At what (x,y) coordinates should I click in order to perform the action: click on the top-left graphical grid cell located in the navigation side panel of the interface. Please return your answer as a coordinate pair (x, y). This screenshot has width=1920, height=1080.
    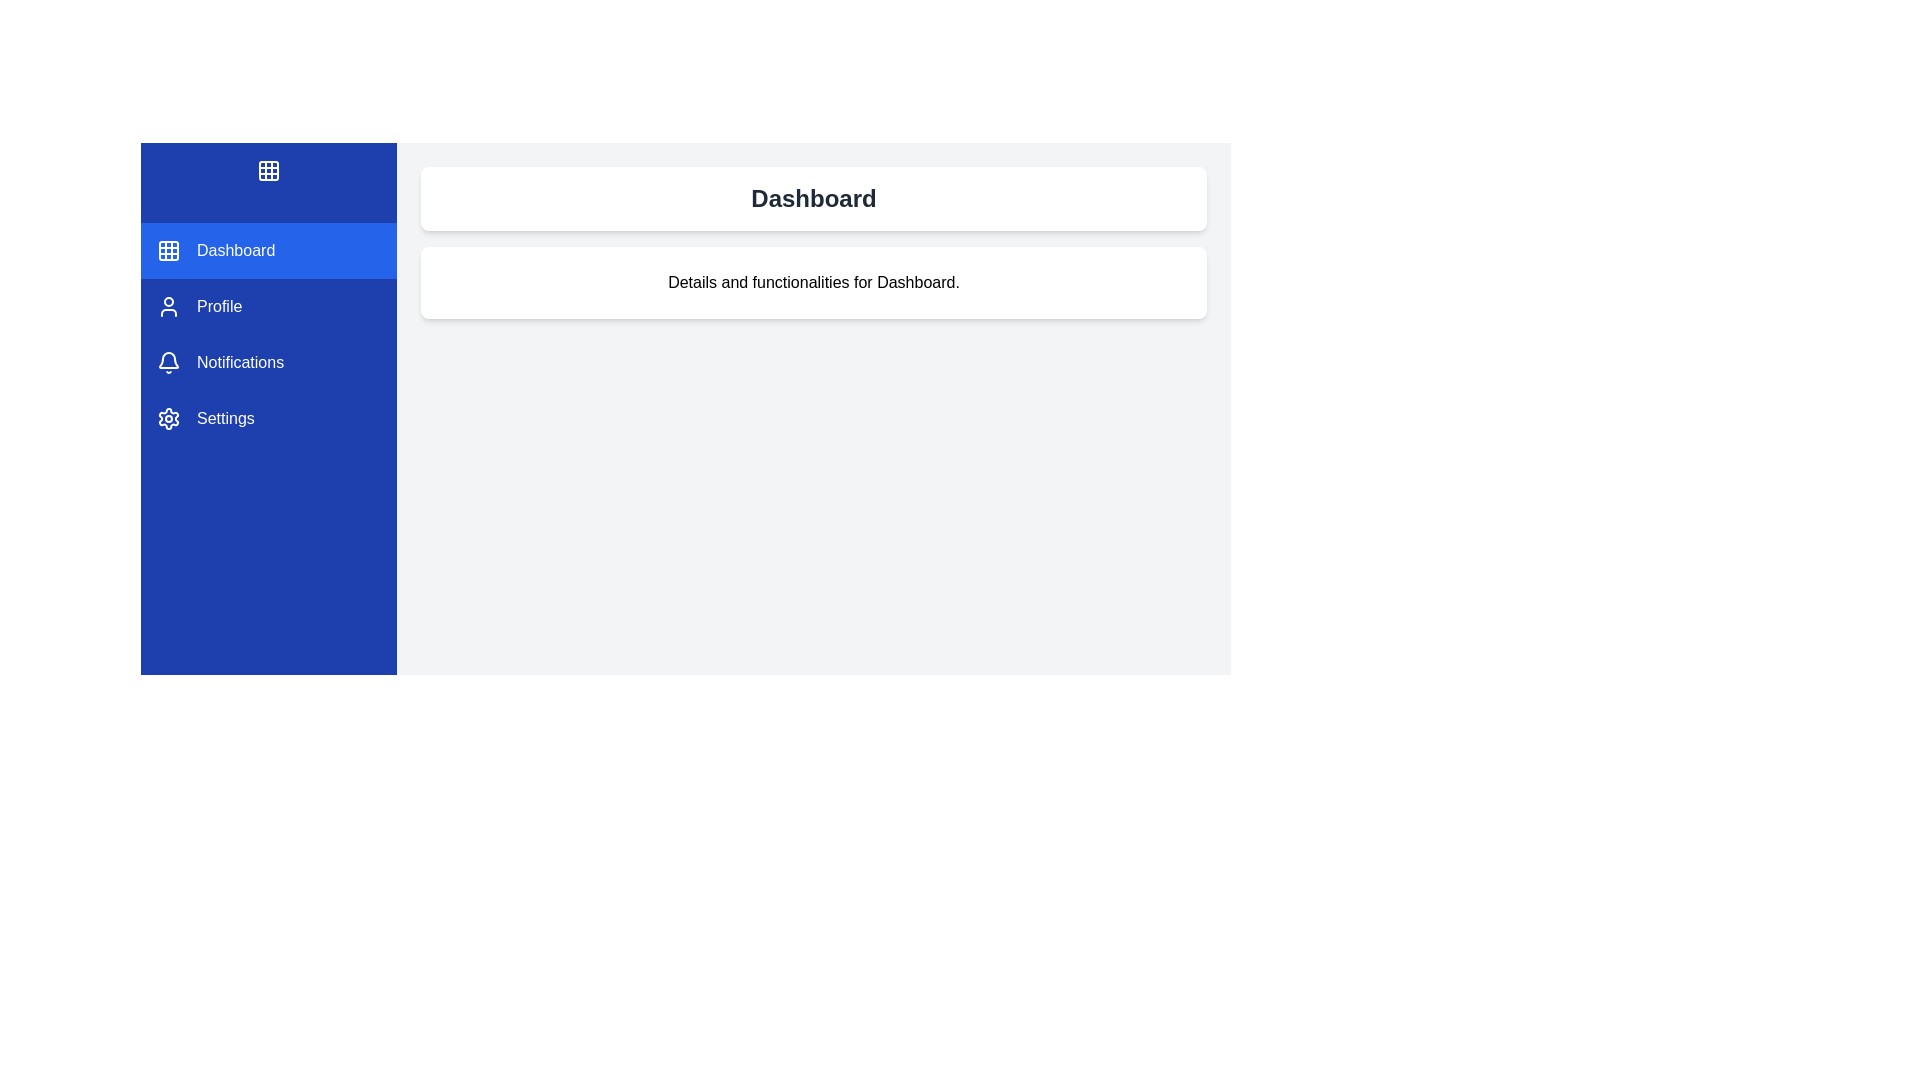
    Looking at the image, I should click on (168, 249).